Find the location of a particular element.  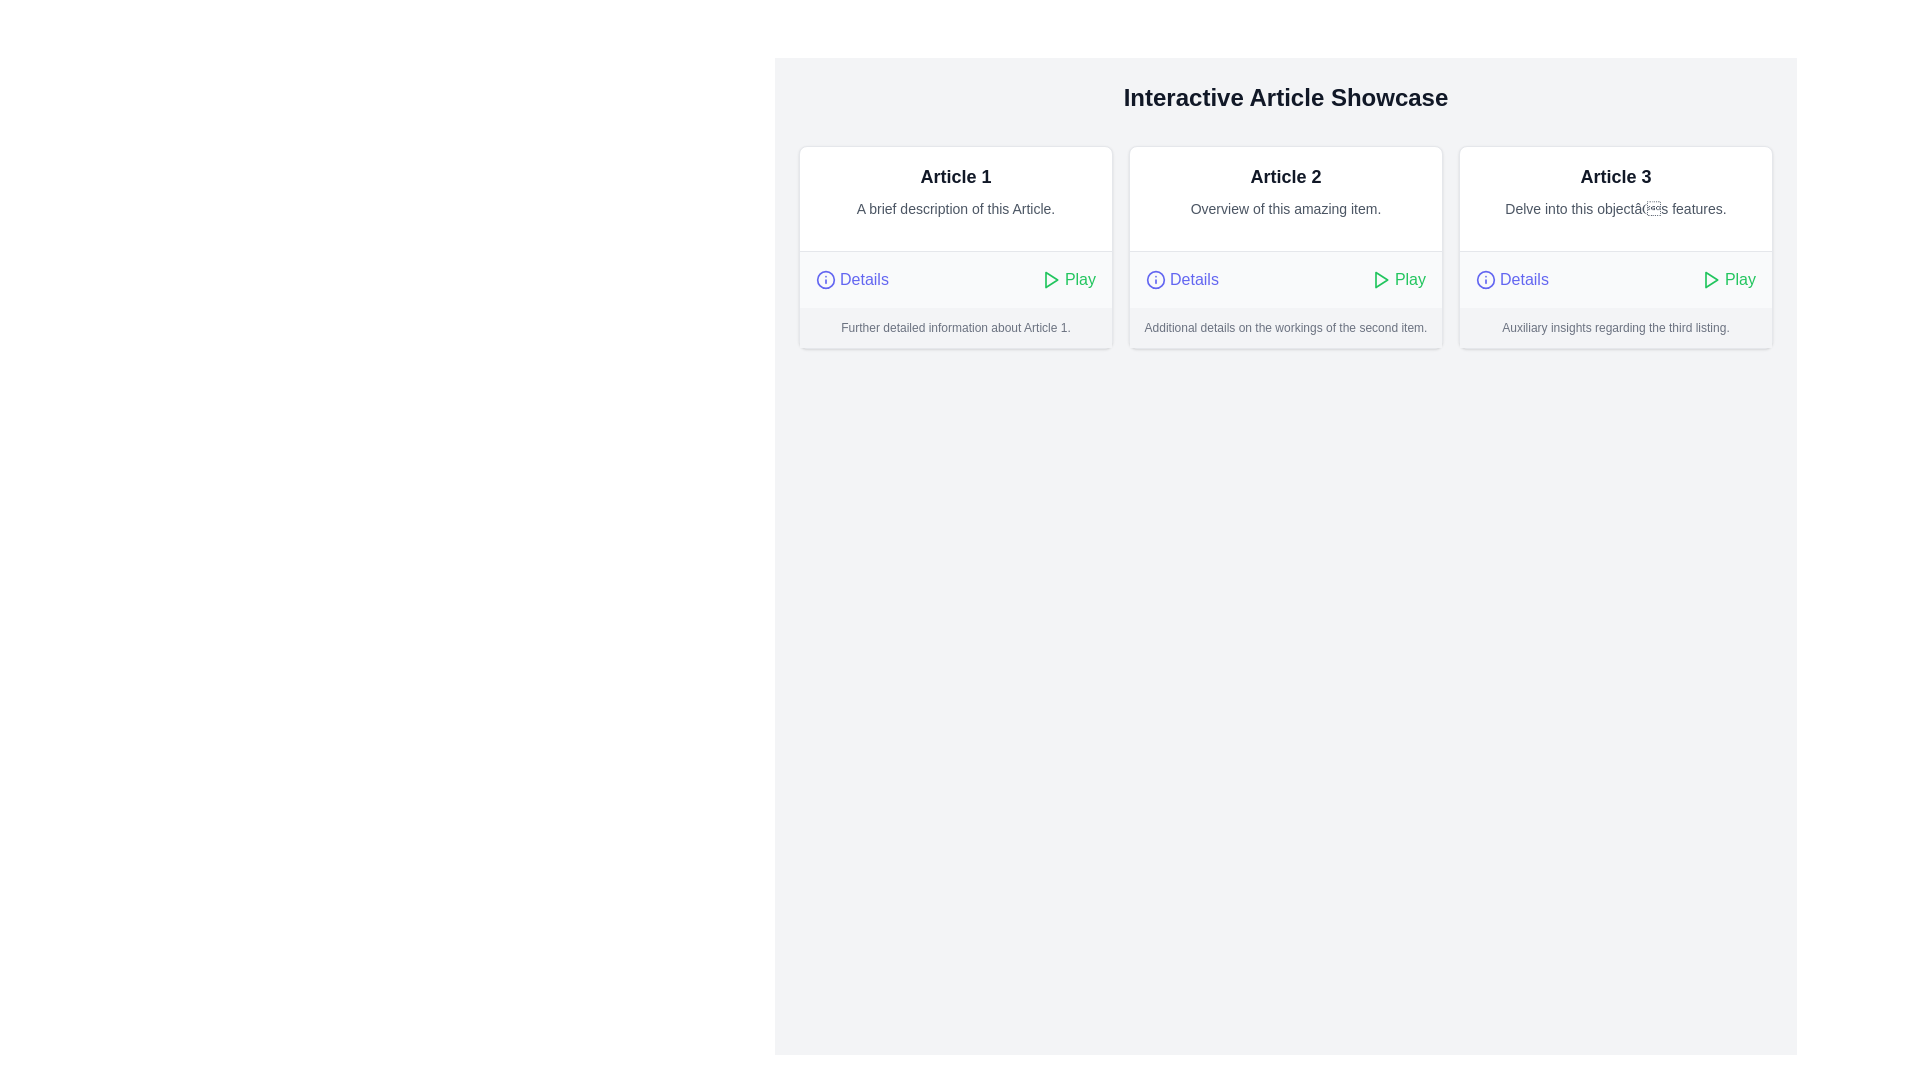

the Text label that displays additional details about 'Article 3' to observe the possible tooltip is located at coordinates (1523, 280).